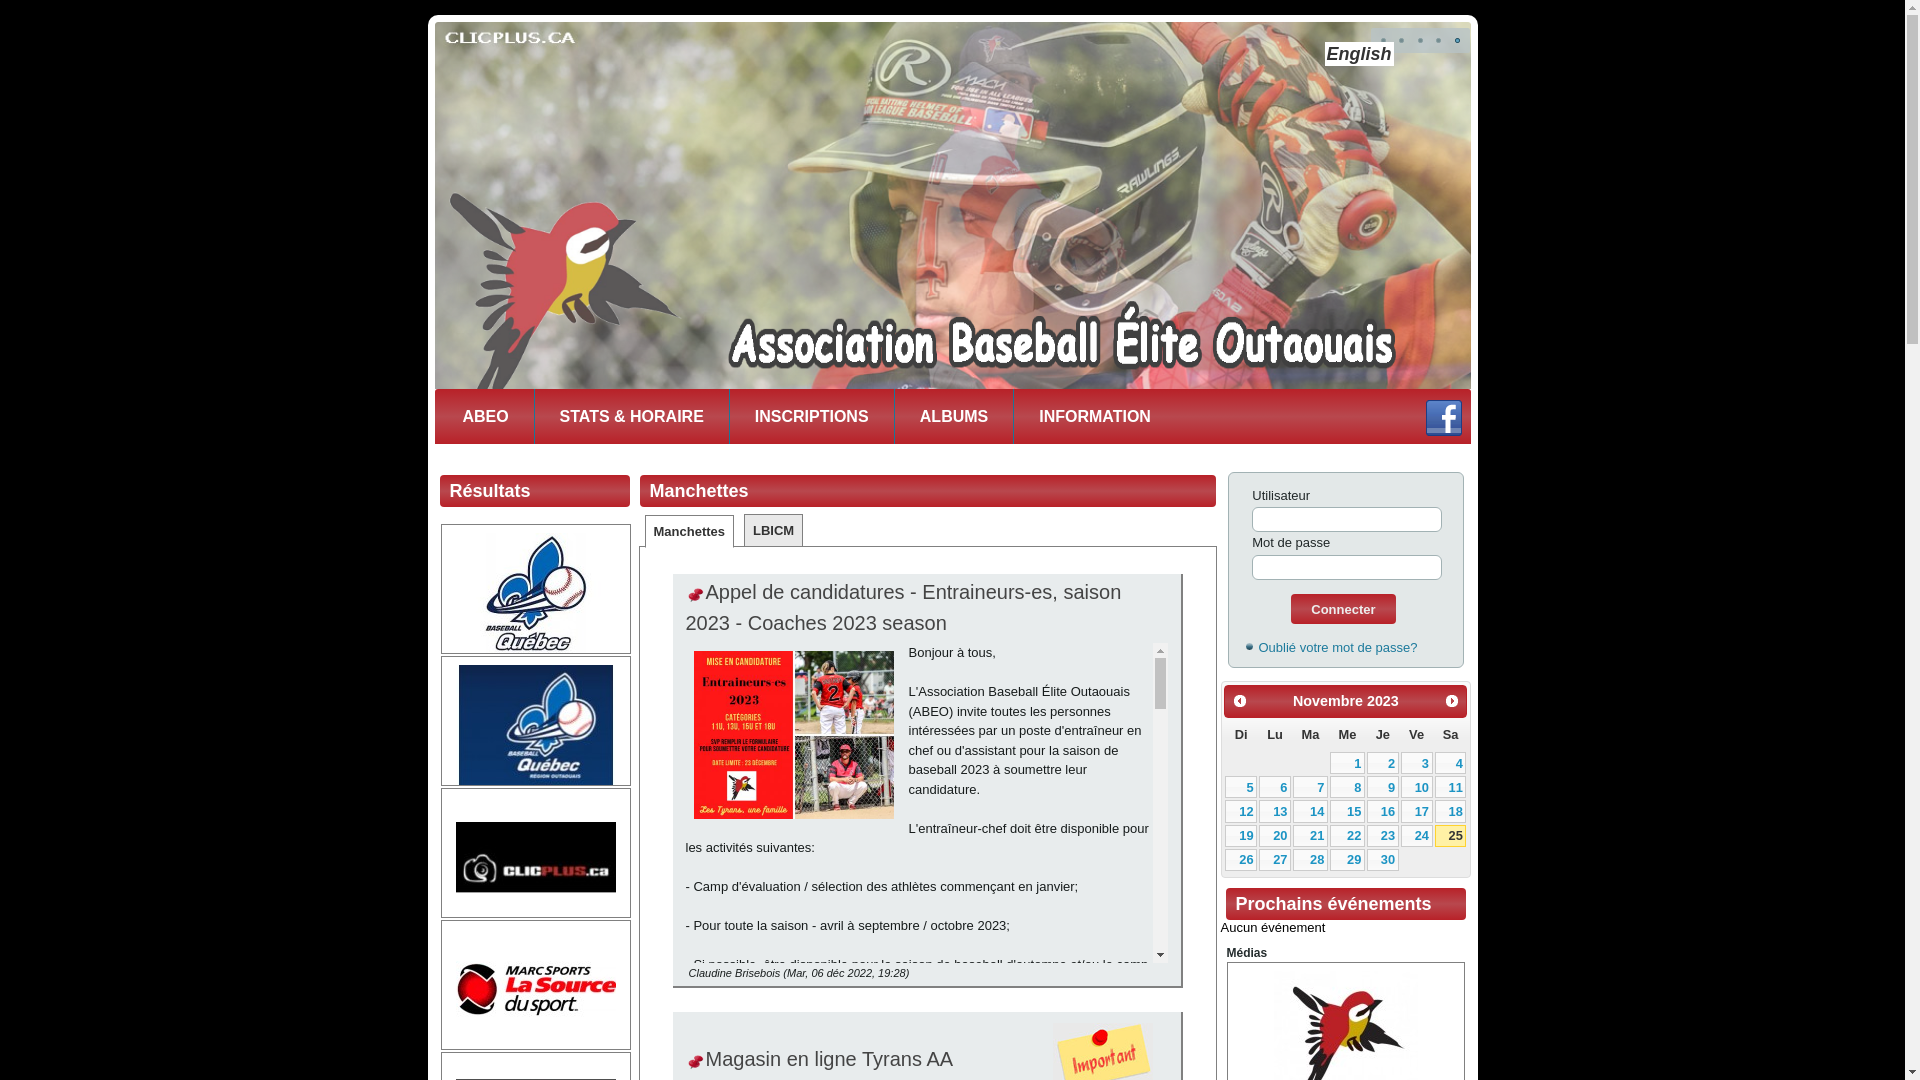 This screenshot has width=1920, height=1080. Describe the element at coordinates (536, 855) in the screenshot. I see `'ClicPlus'` at that location.